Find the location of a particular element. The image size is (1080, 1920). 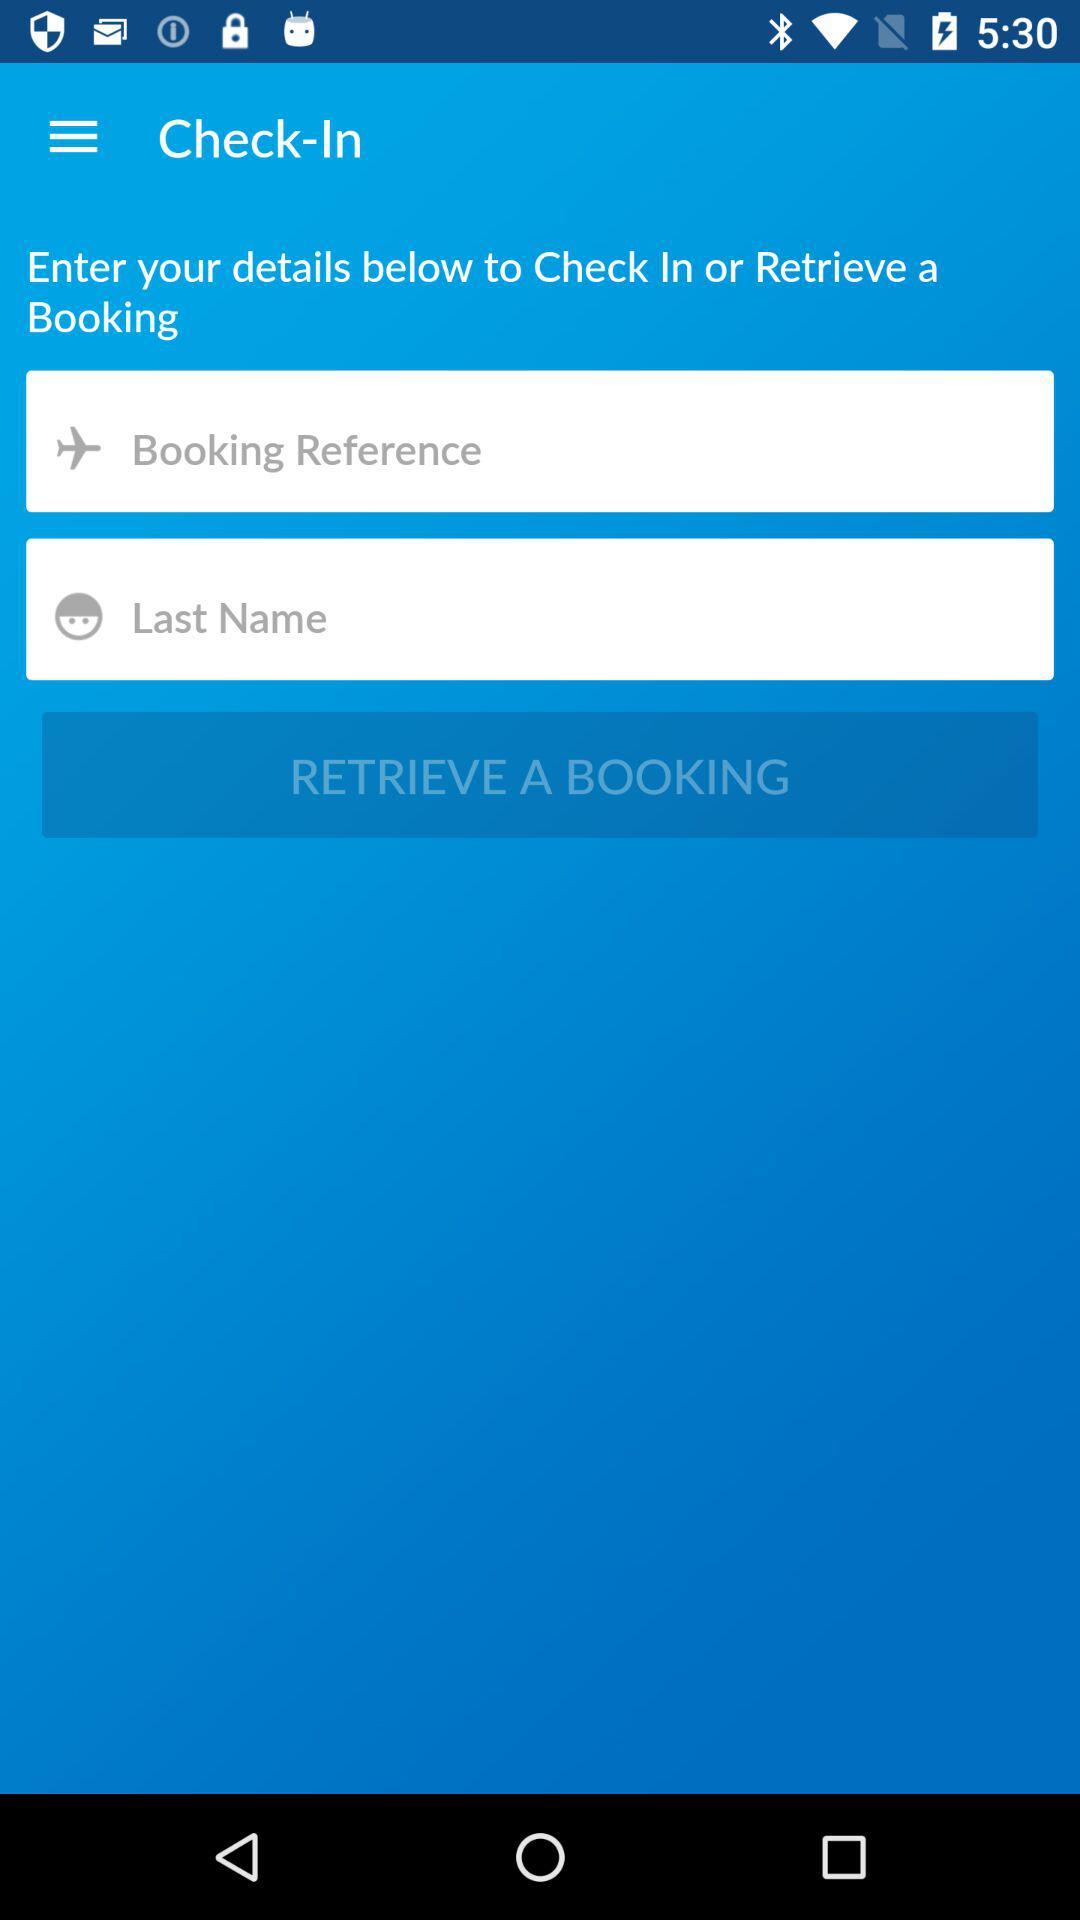

item to the left of the check-in app is located at coordinates (72, 135).